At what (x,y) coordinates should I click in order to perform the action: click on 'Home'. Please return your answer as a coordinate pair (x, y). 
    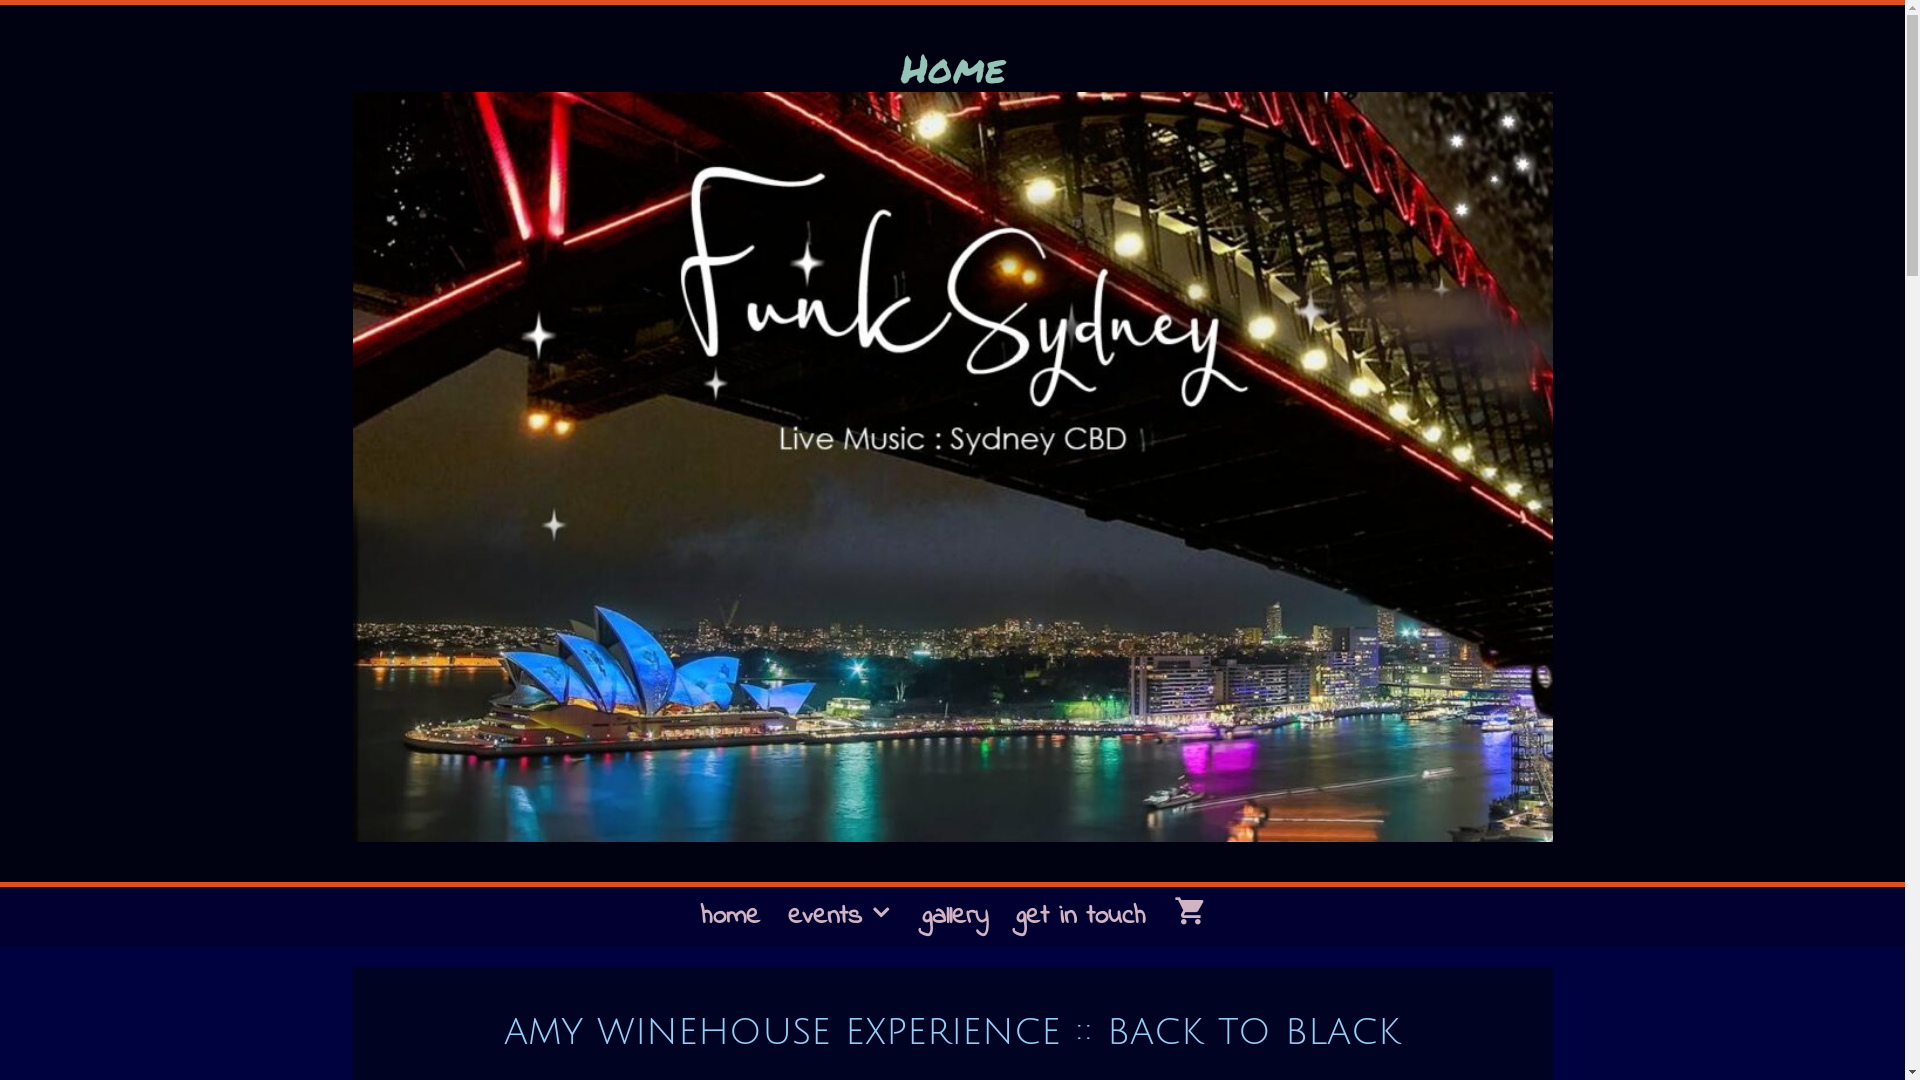
    Looking at the image, I should click on (950, 66).